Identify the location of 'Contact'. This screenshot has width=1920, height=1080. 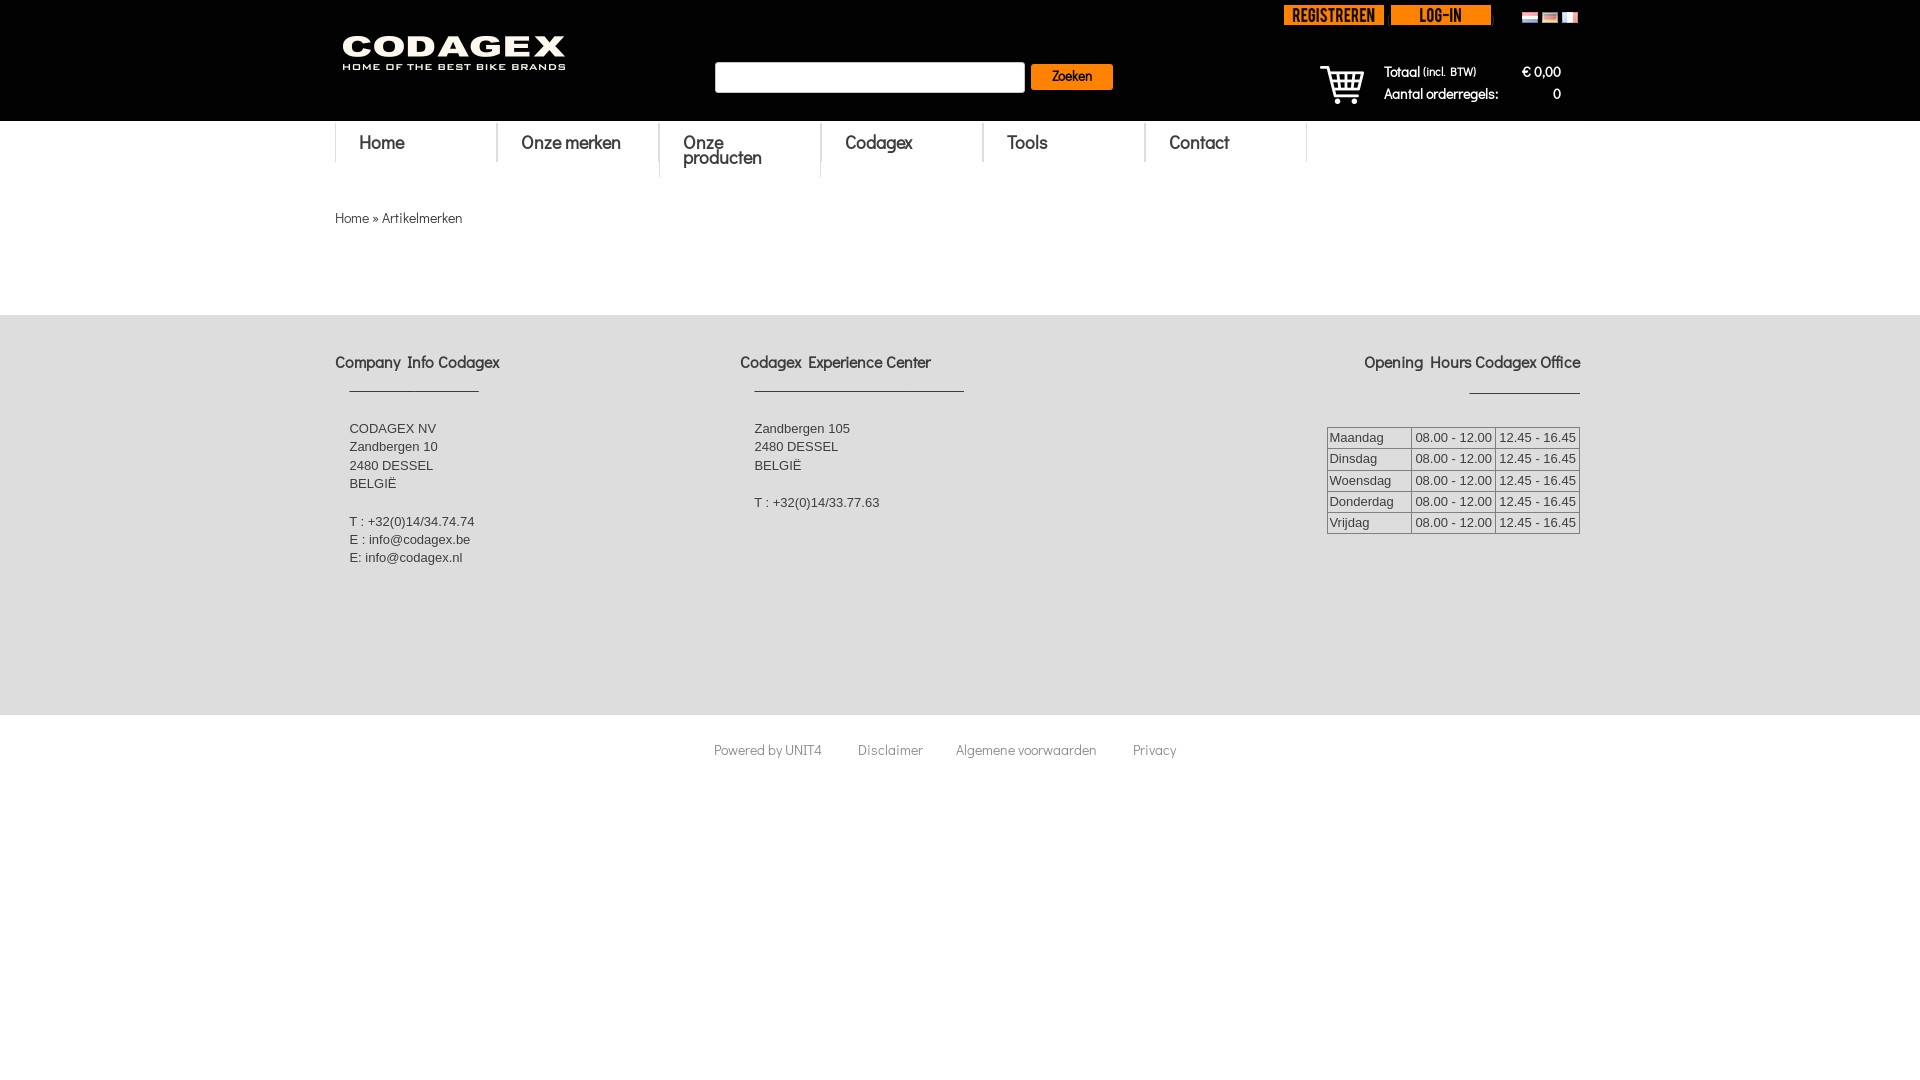
(1224, 141).